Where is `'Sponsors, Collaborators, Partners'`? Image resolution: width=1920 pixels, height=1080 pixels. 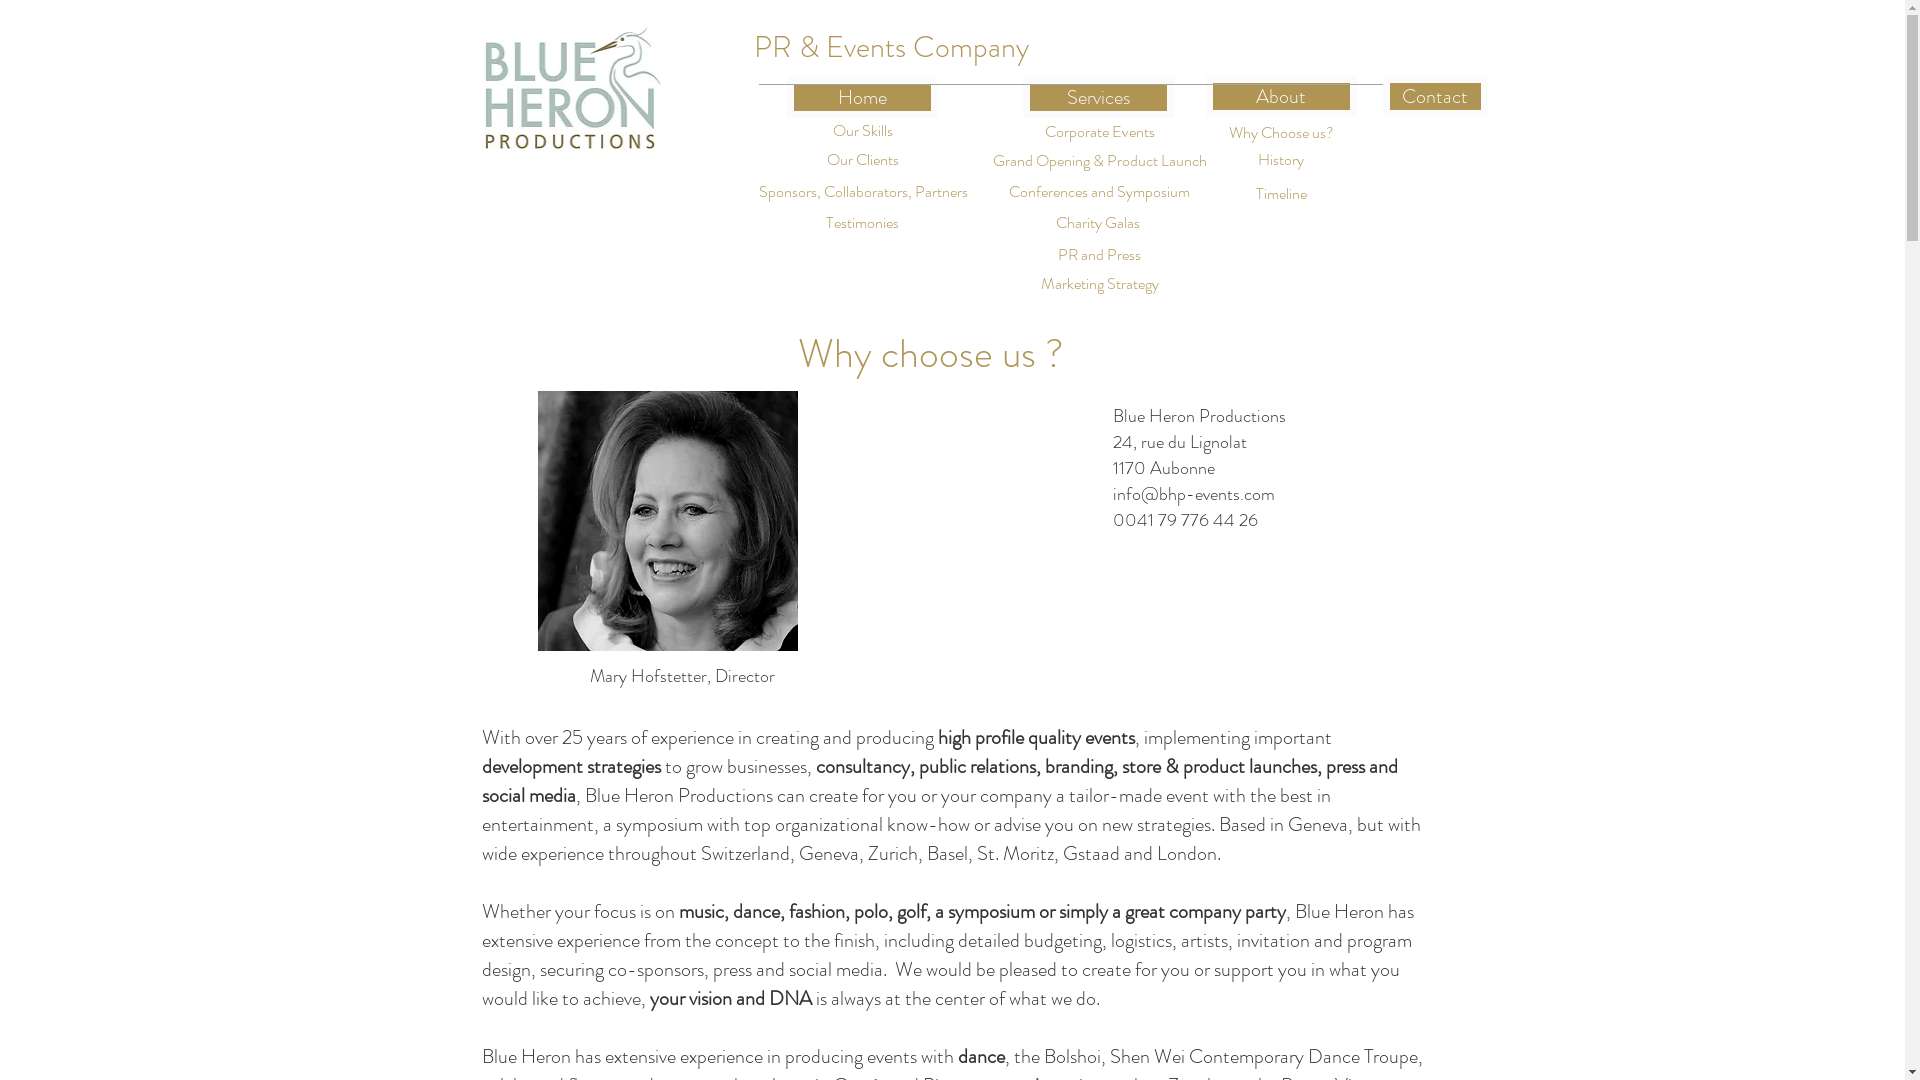
'Sponsors, Collaborators, Partners' is located at coordinates (863, 192).